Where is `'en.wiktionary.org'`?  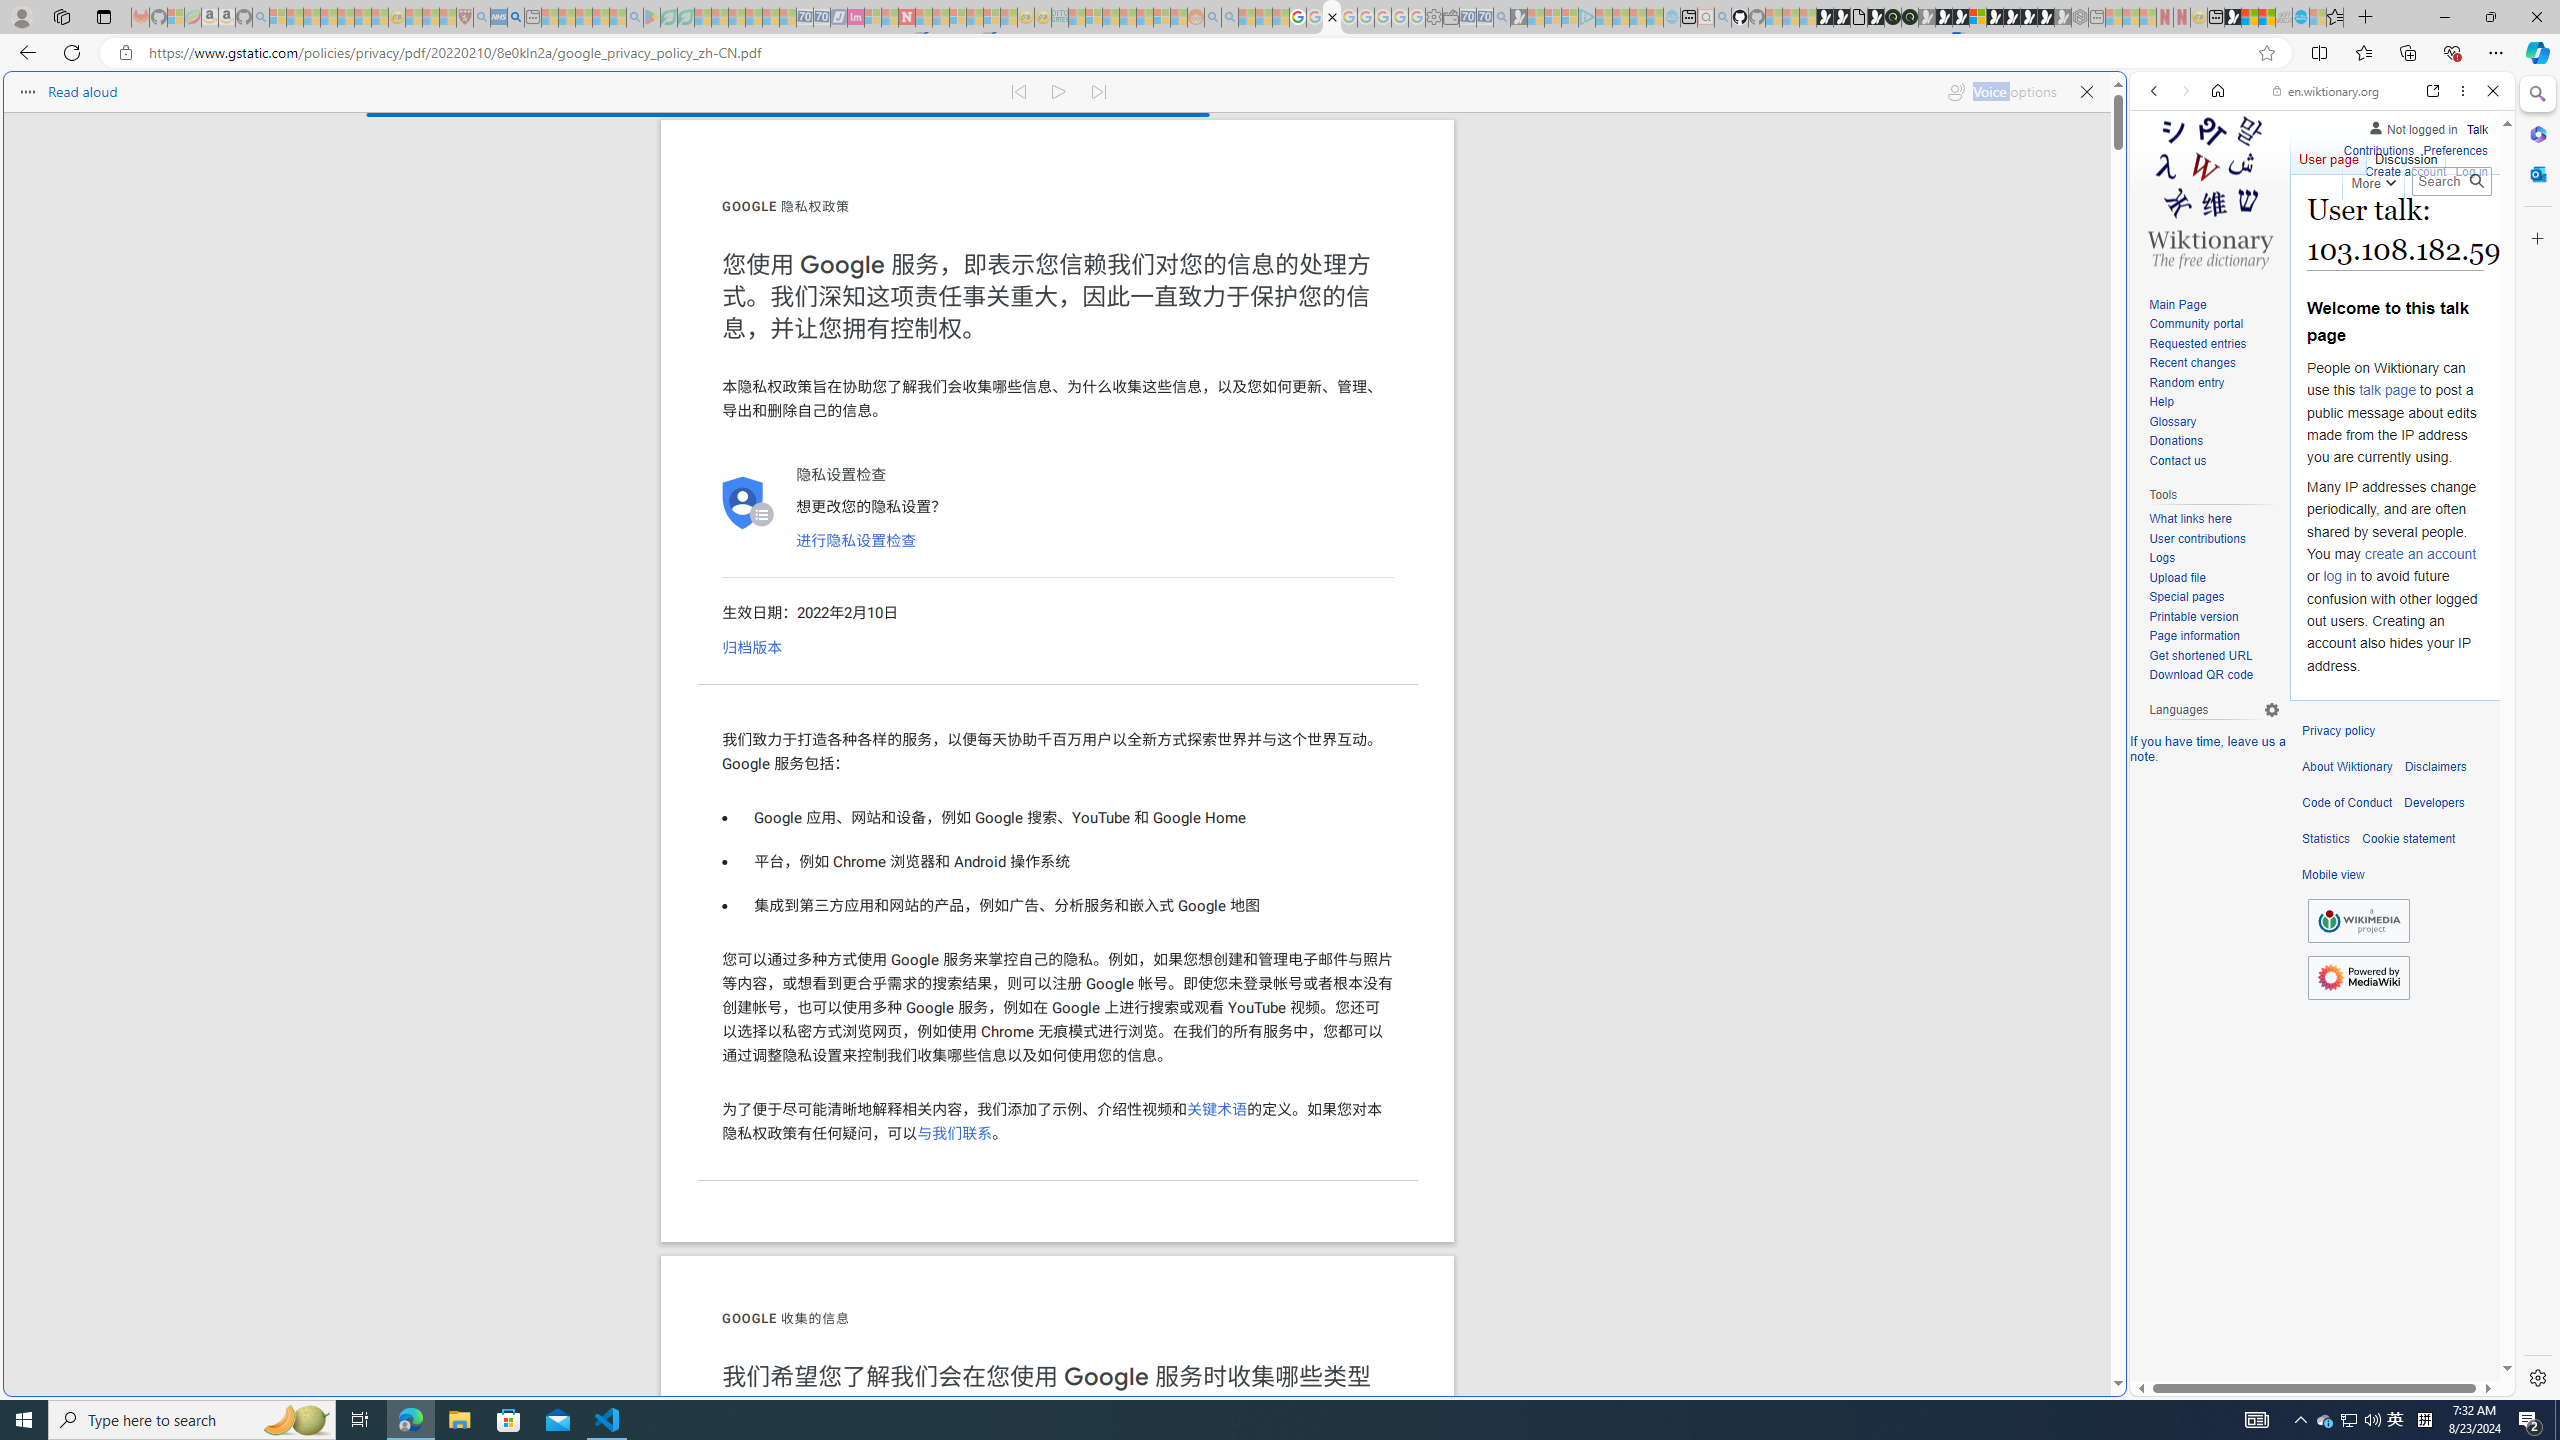 'en.wiktionary.org' is located at coordinates (2327, 91).